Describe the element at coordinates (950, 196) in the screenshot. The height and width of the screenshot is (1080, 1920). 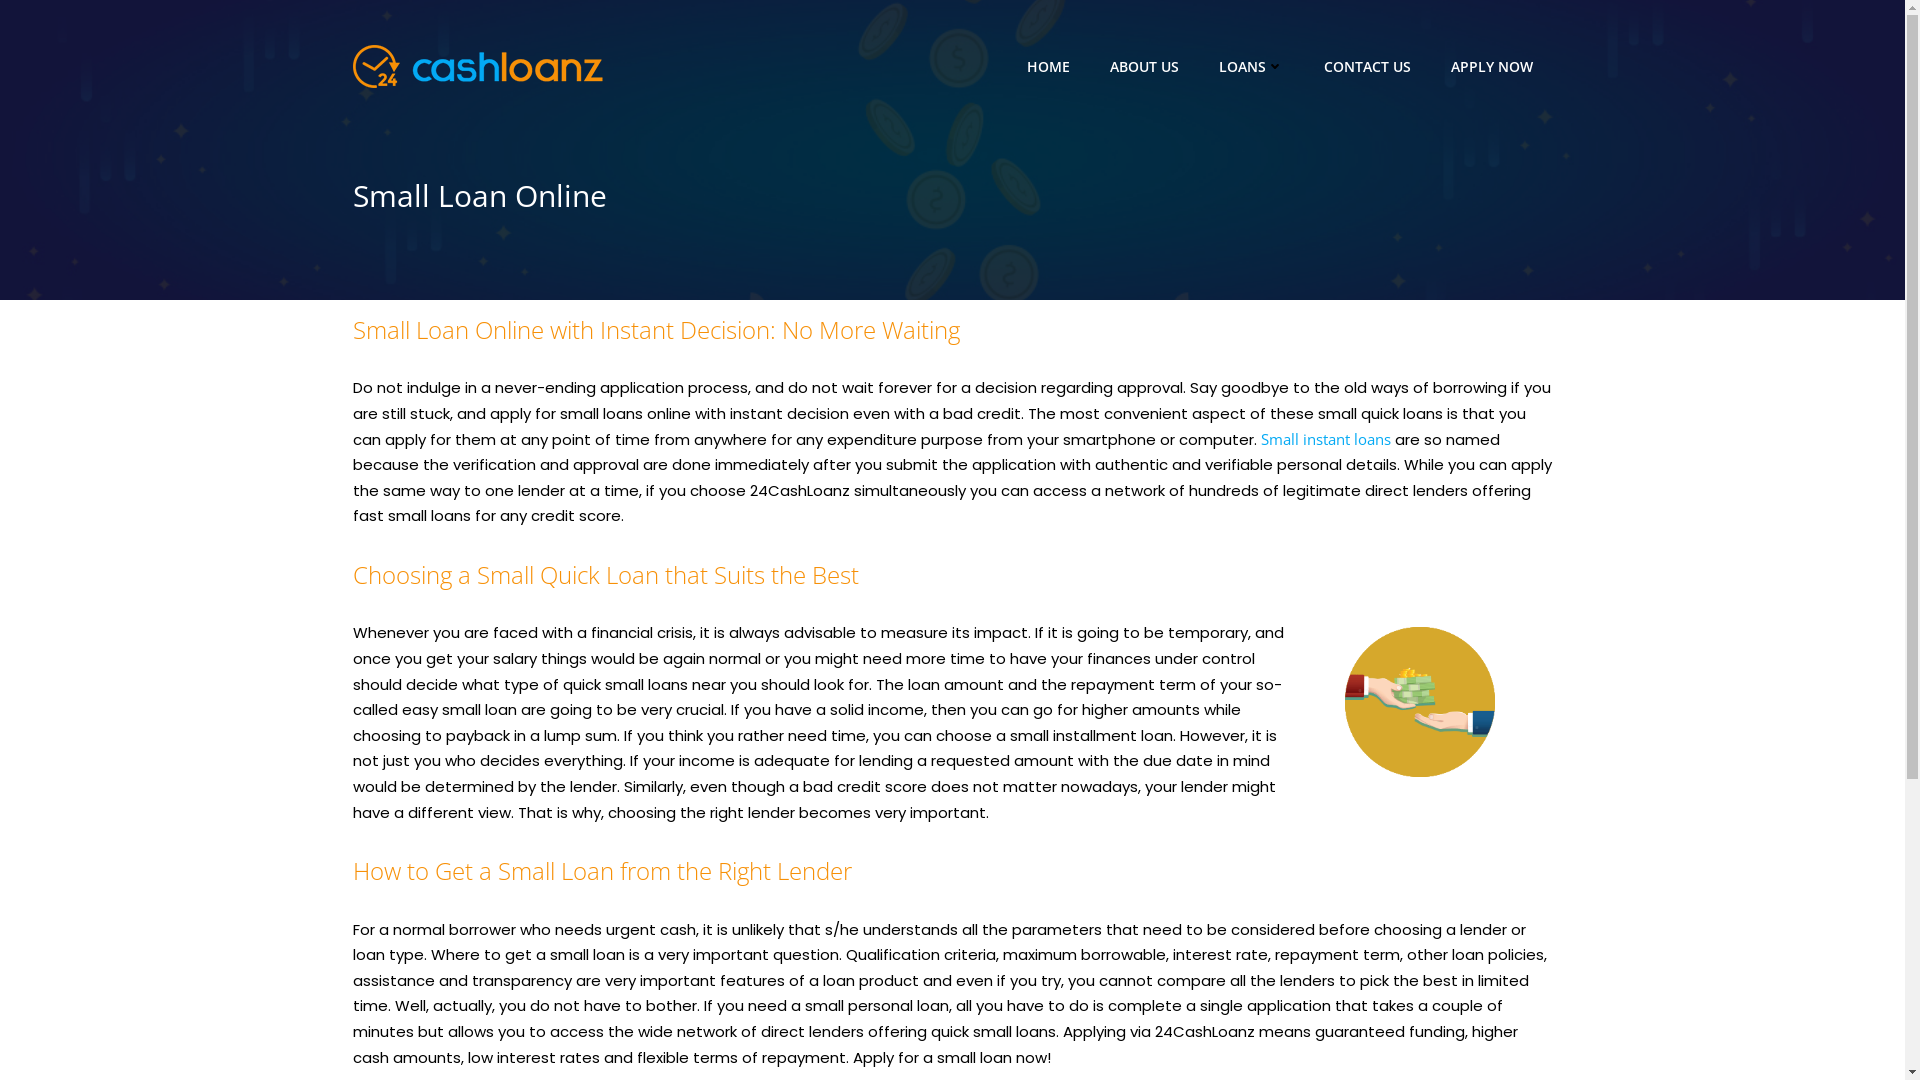
I see `'Small Loan Online'` at that location.